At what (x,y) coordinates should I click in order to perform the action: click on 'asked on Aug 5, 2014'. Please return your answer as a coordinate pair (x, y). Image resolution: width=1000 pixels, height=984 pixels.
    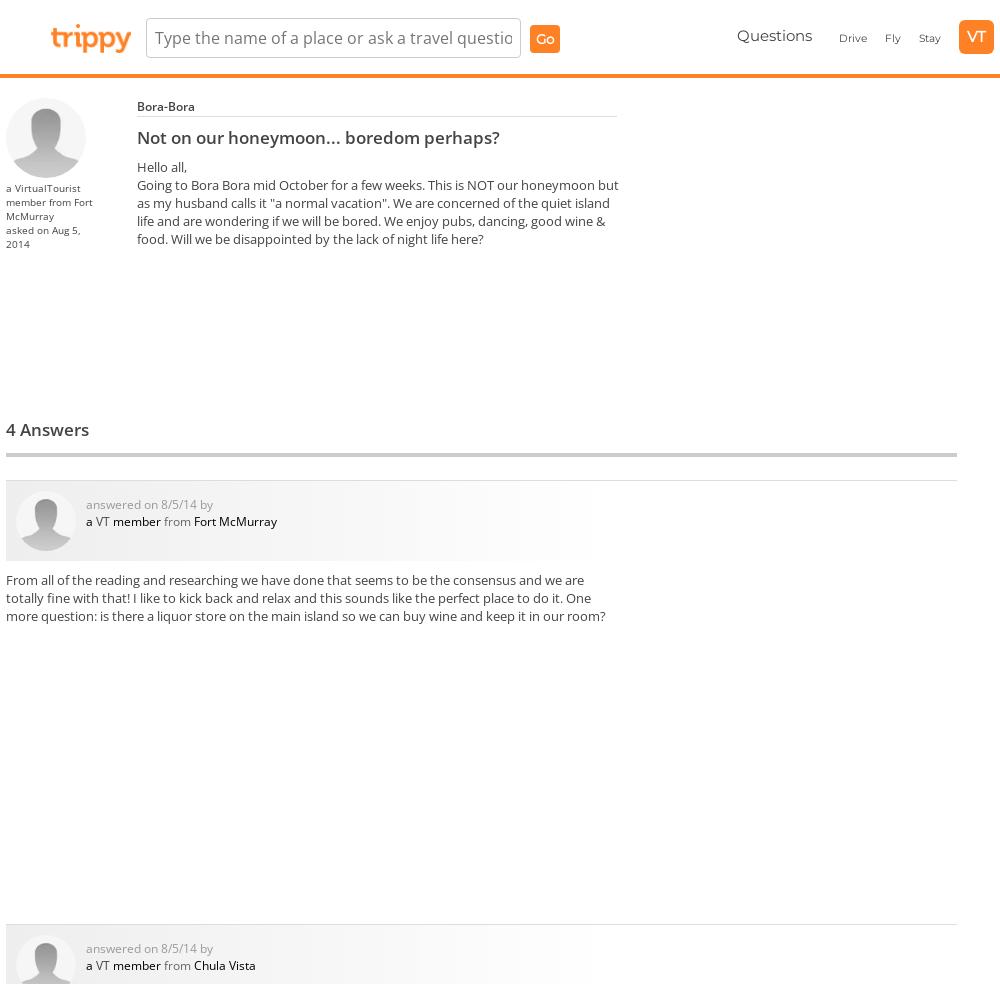
    Looking at the image, I should click on (43, 237).